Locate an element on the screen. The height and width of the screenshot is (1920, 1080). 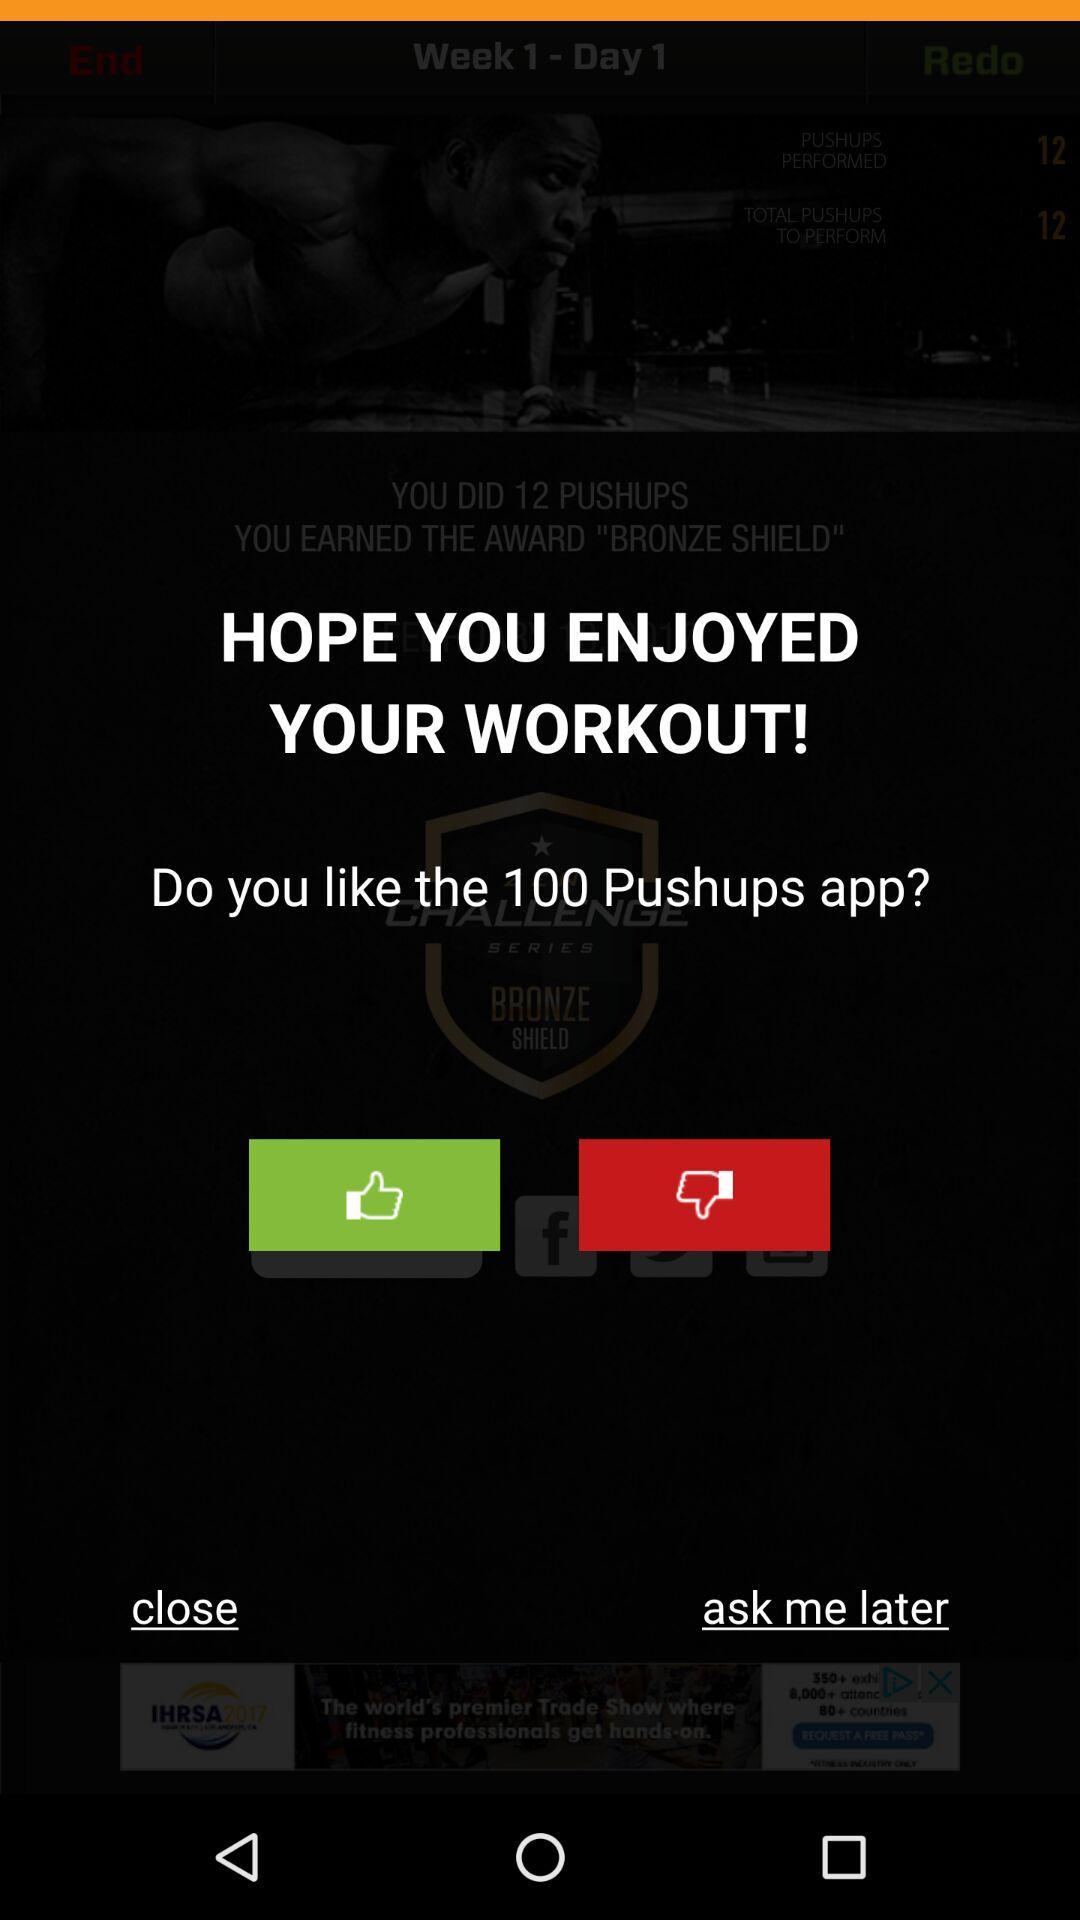
like is located at coordinates (374, 1195).